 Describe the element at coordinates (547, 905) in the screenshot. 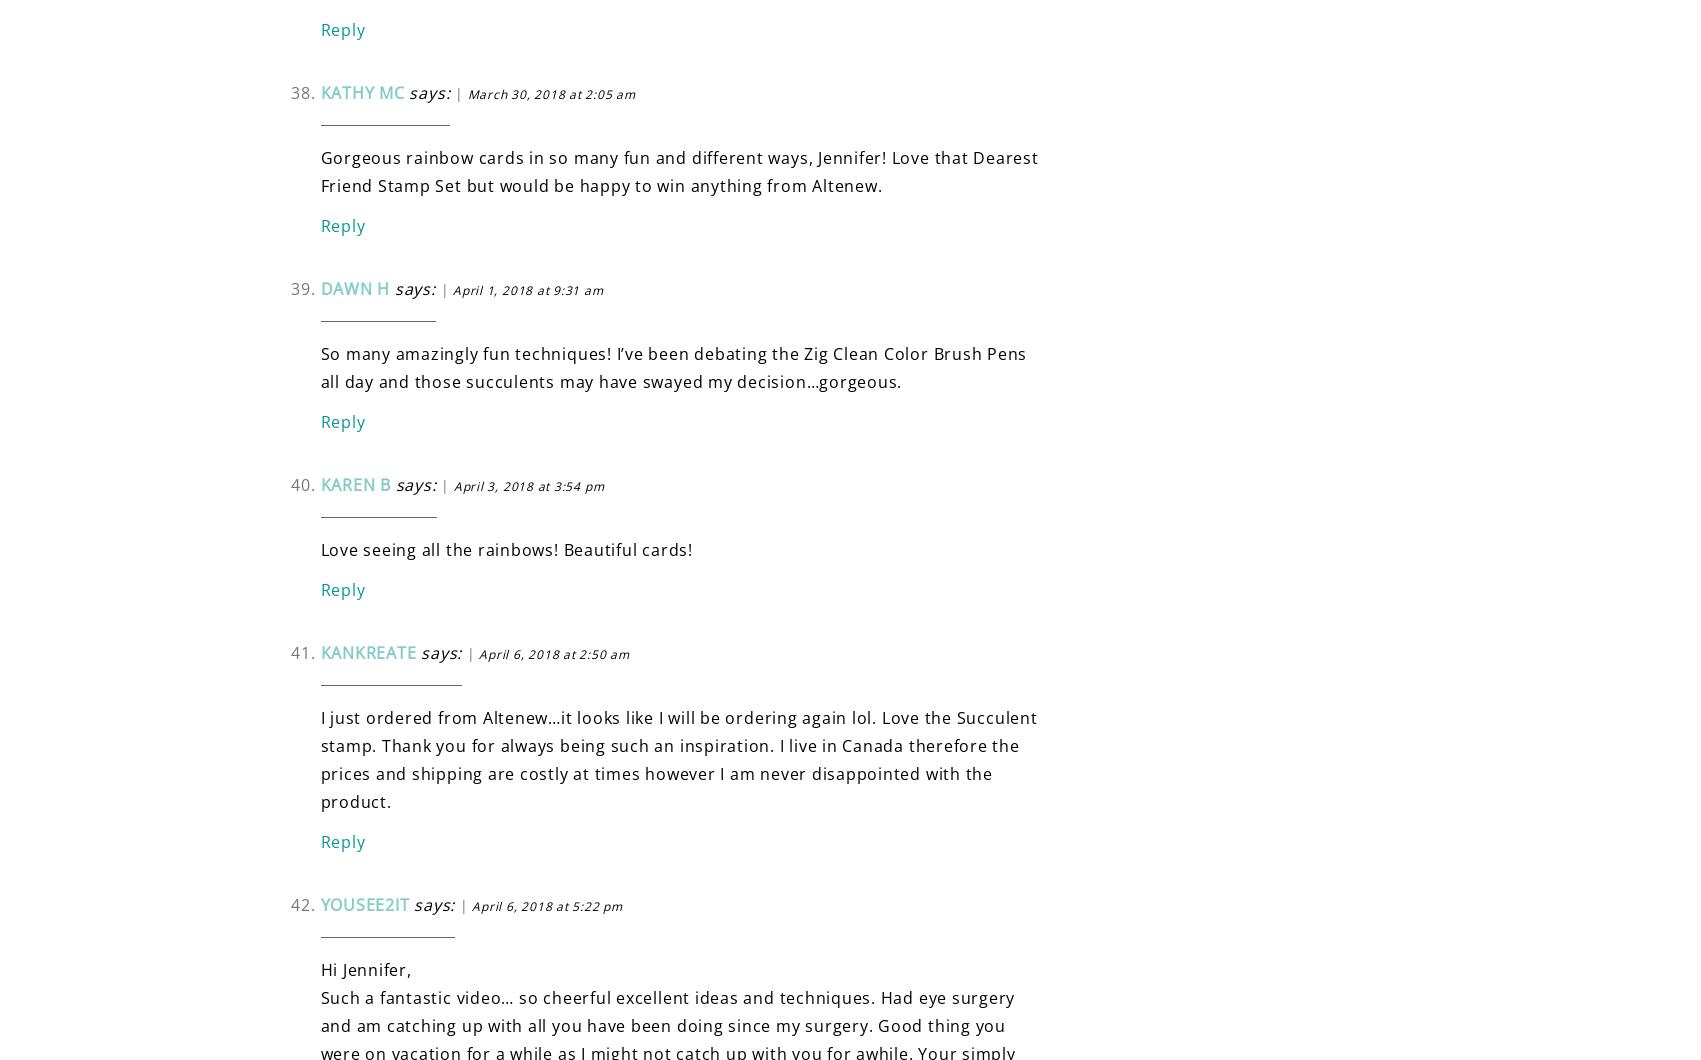

I see `'April 6, 2018 at 5:22 pm'` at that location.